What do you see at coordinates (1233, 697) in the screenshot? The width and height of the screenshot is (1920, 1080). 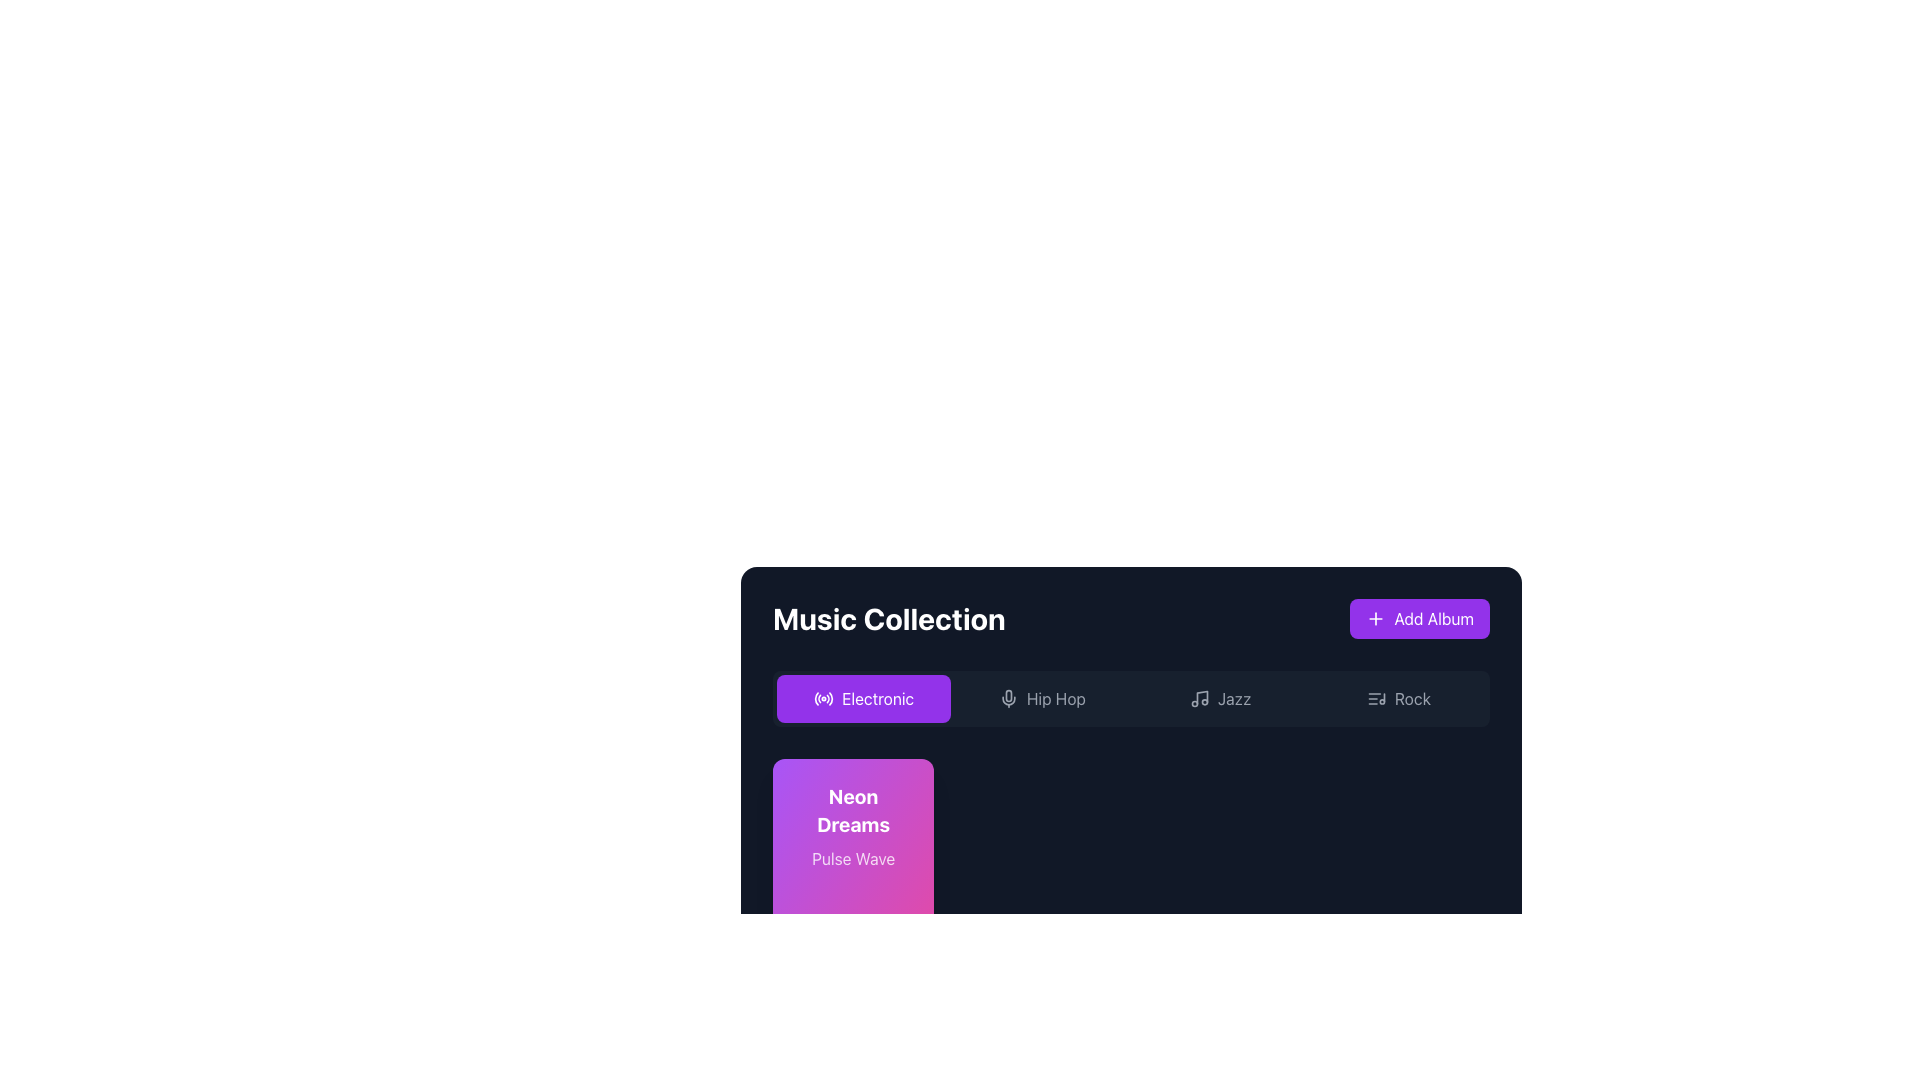 I see `the 'Jazz' category label in the 'Music Collection' navigation bar to trigger a tooltip or visual effect` at bounding box center [1233, 697].